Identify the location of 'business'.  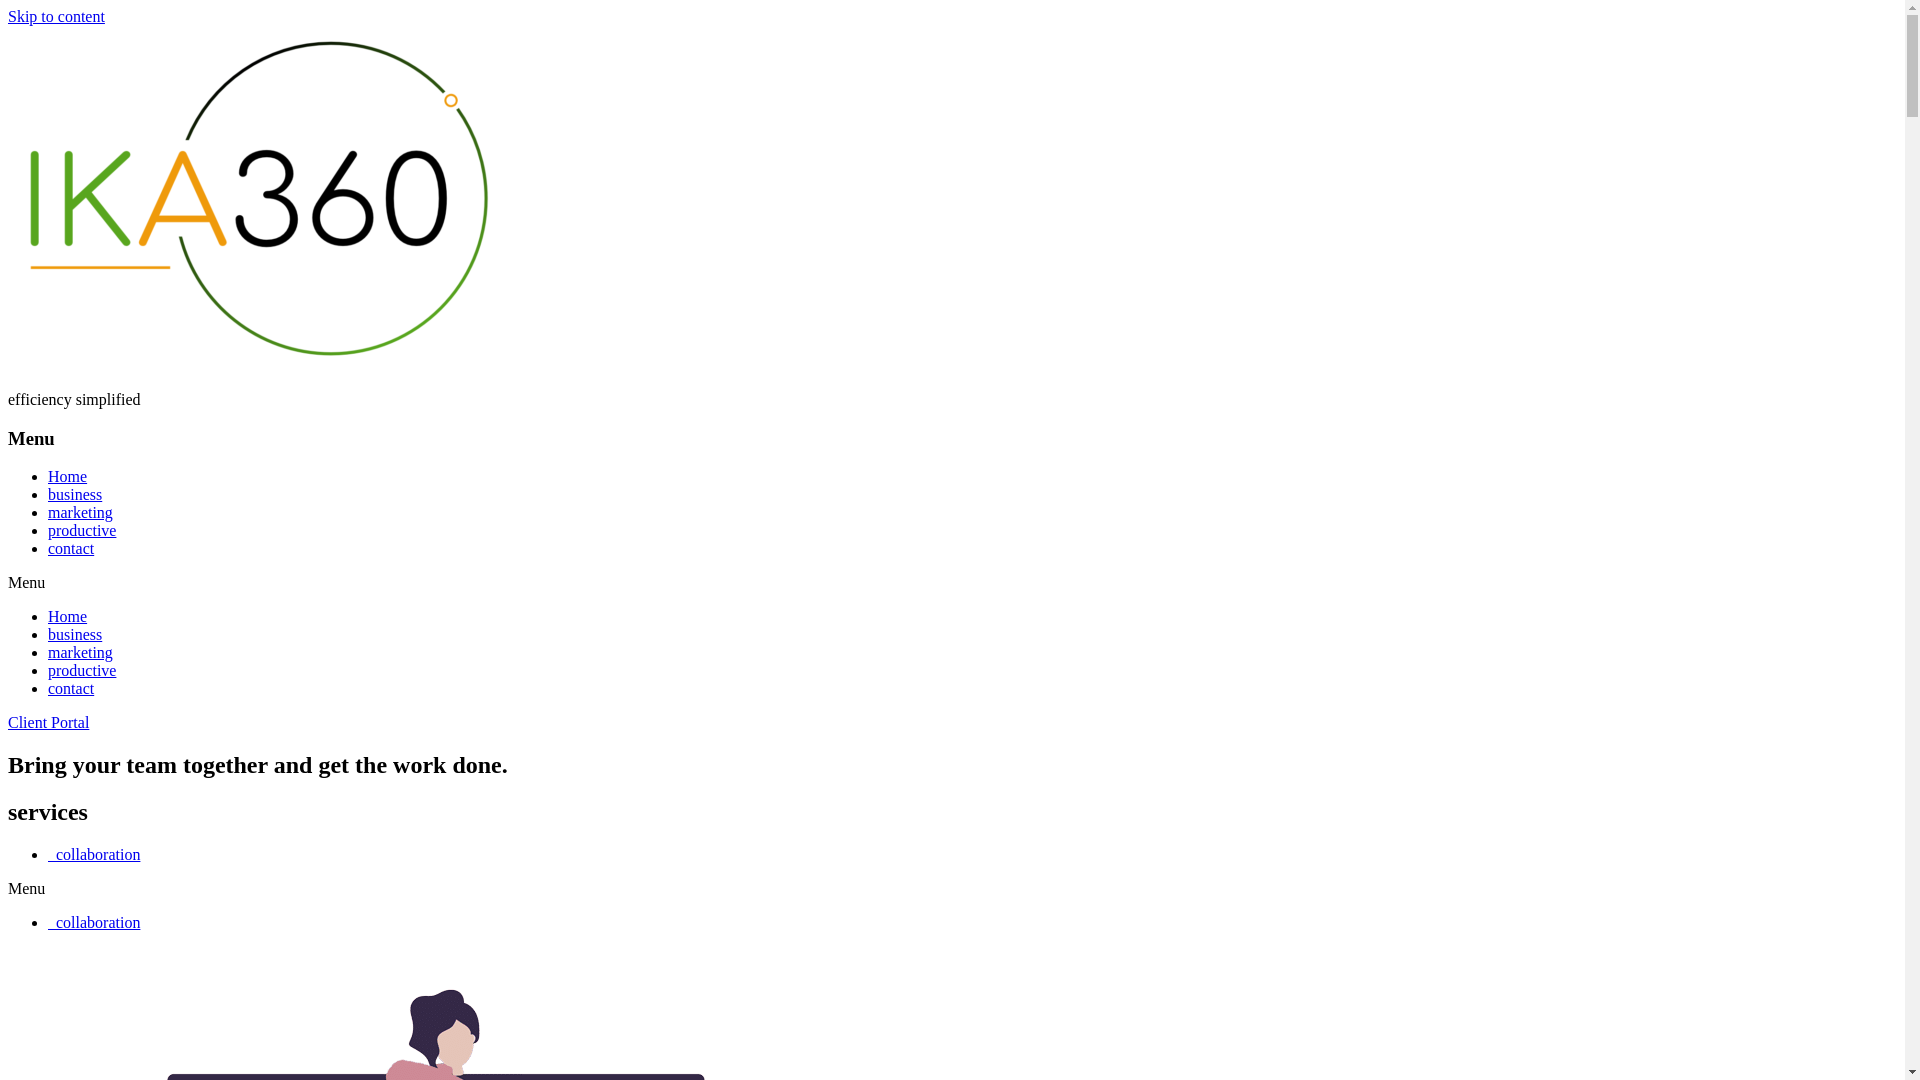
(48, 634).